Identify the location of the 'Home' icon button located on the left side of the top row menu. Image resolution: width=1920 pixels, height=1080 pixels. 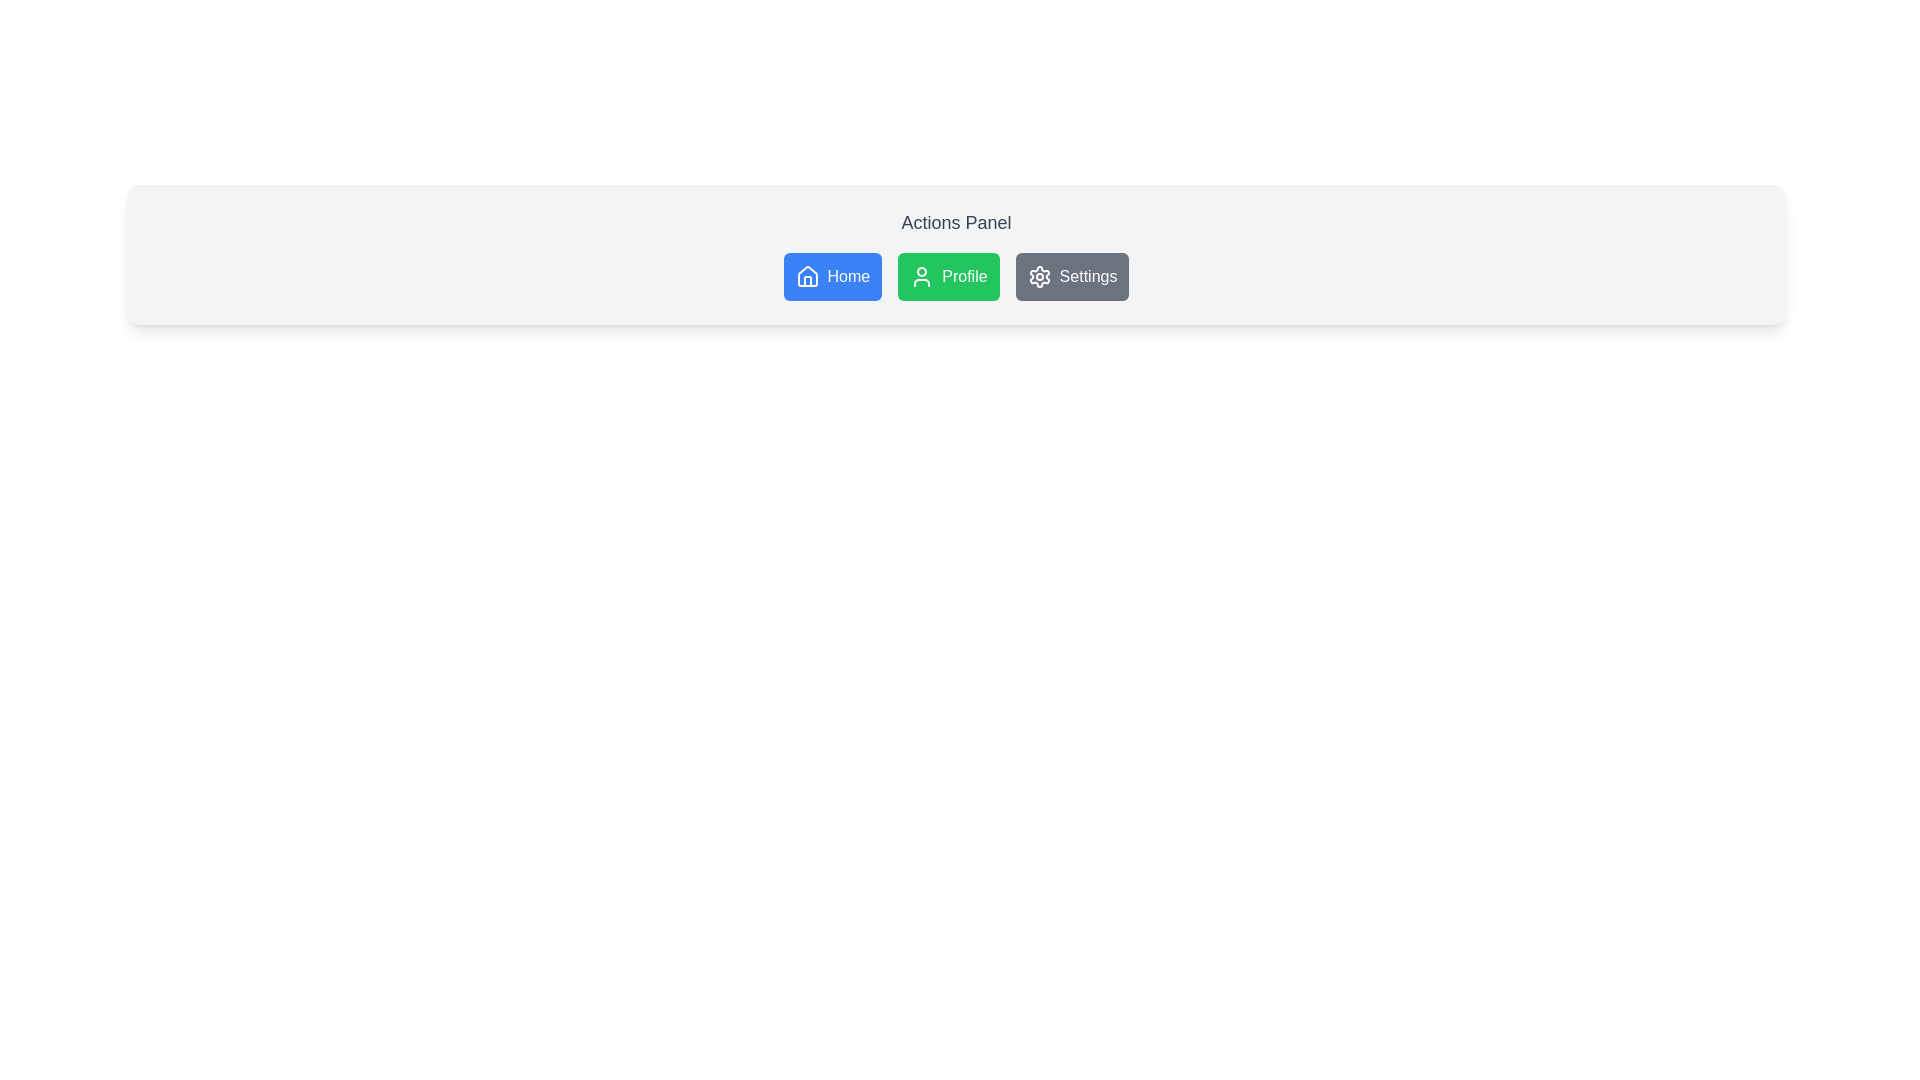
(807, 276).